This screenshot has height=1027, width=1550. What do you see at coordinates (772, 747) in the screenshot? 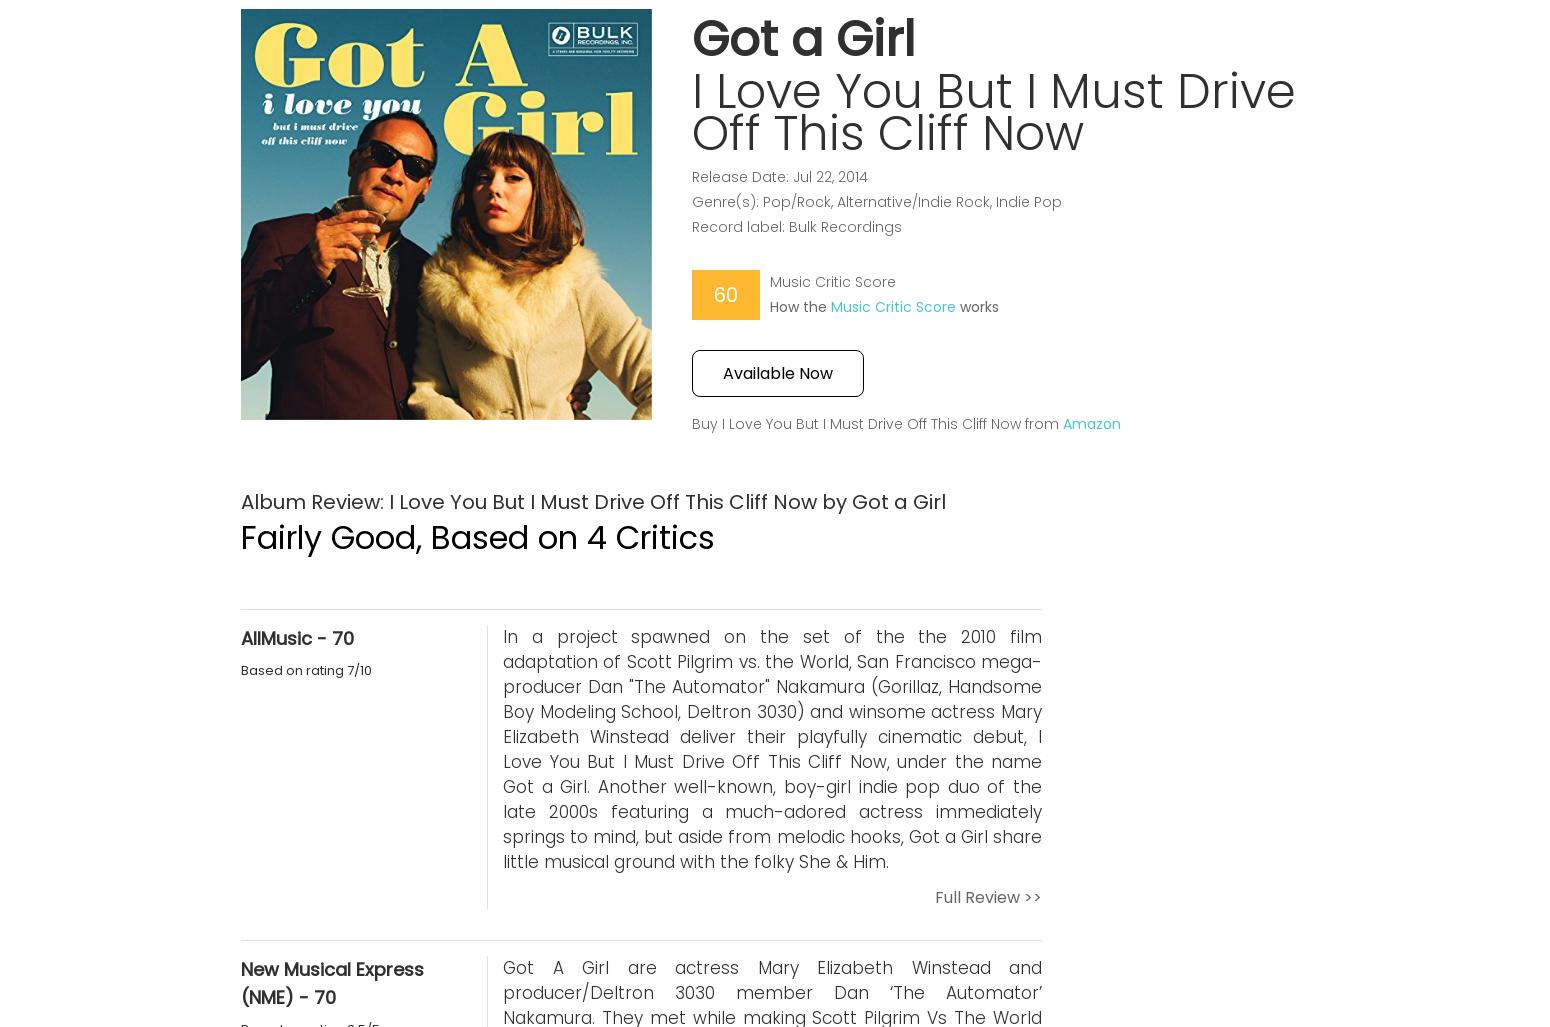
I see `'In a project spawned on the set of the the 2010 film adaptation of Scott Pilgrim vs. the World, San Francisco mega-producer Dan "The Automator" Nakamura (Gorillaz, Handsome Boy Modeling School, Deltron 3030) and winsome actress Mary Elizabeth Winstead deliver their playfully cinematic debut, I Love You But I Must Drive Off This Cliff Now, under the name Got a Girl. Another well-known, boy-girl indie pop duo of the late 2000s featuring a much-adored actress immediately springs to mind, but aside from melodic hooks, Got a Girl share little musical ground with the folky She & Him.'` at bounding box center [772, 747].